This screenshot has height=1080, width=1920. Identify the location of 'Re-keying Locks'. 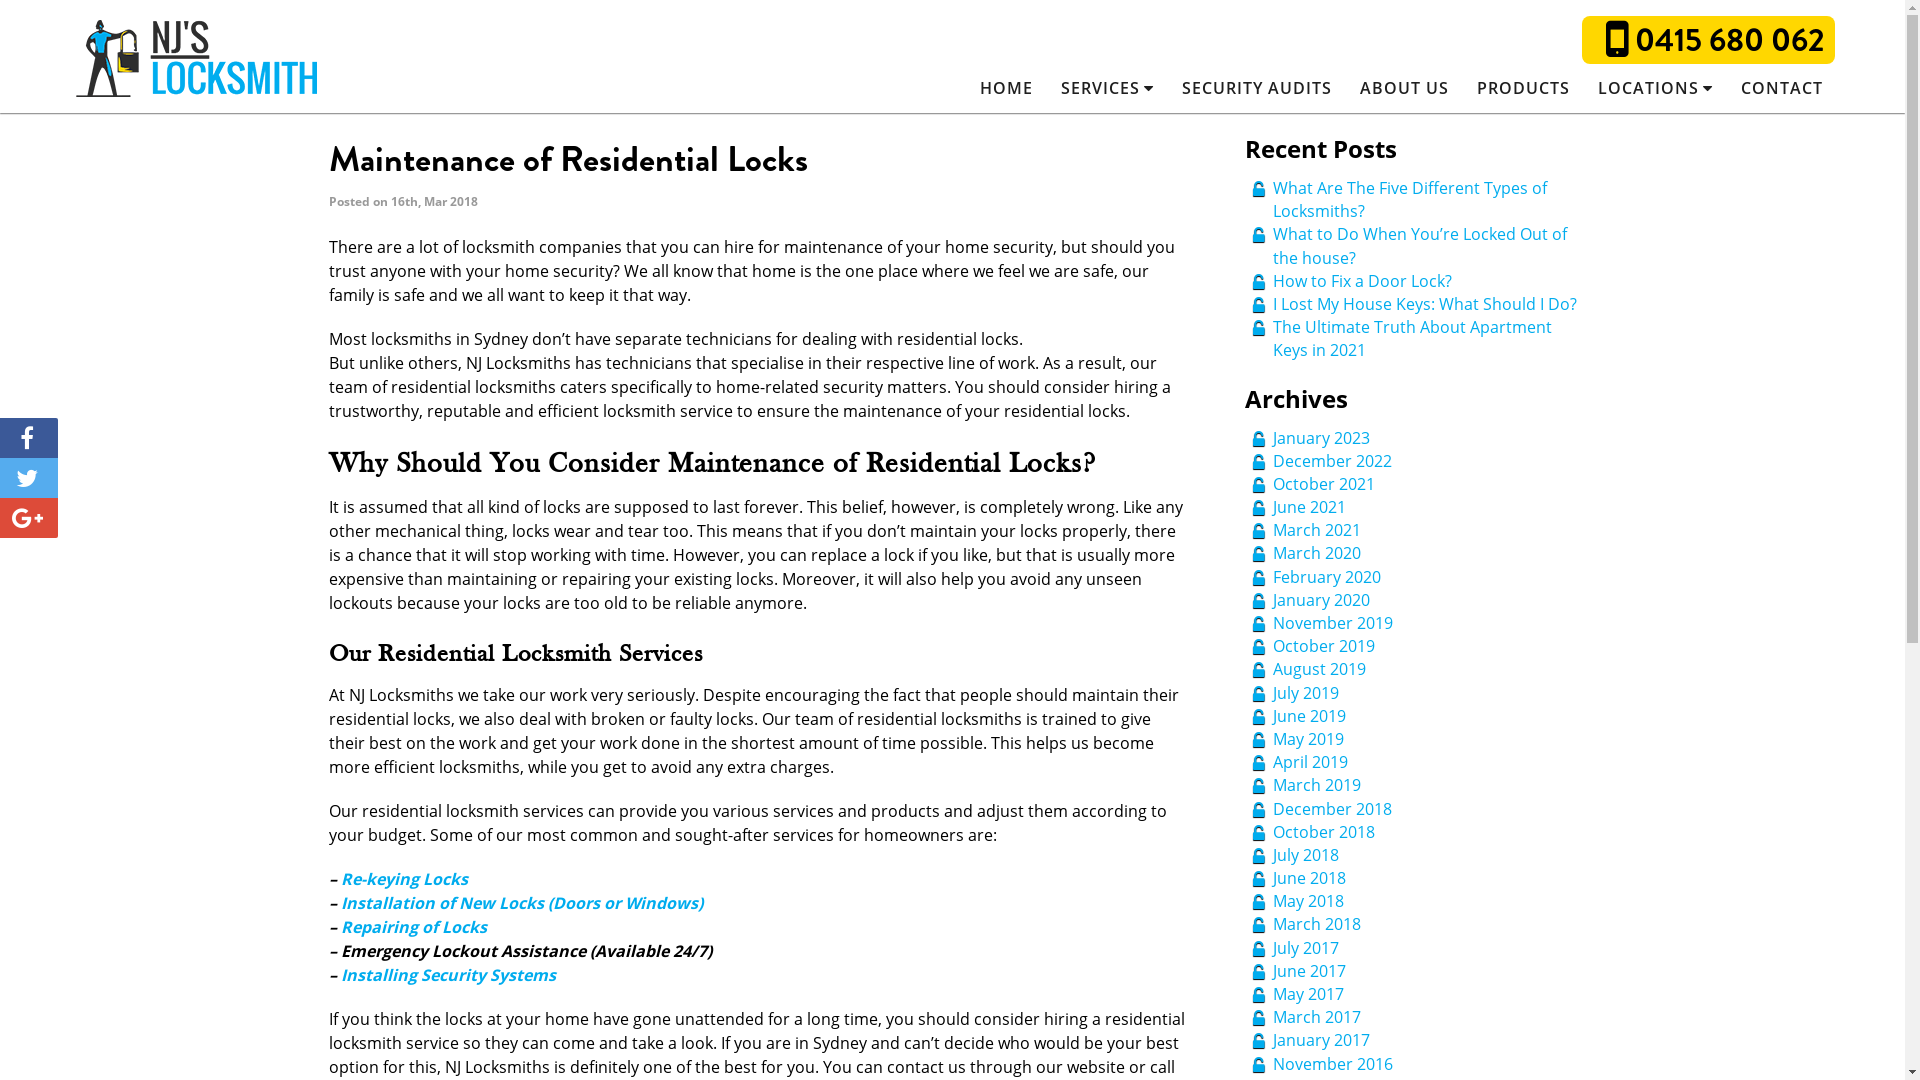
(402, 878).